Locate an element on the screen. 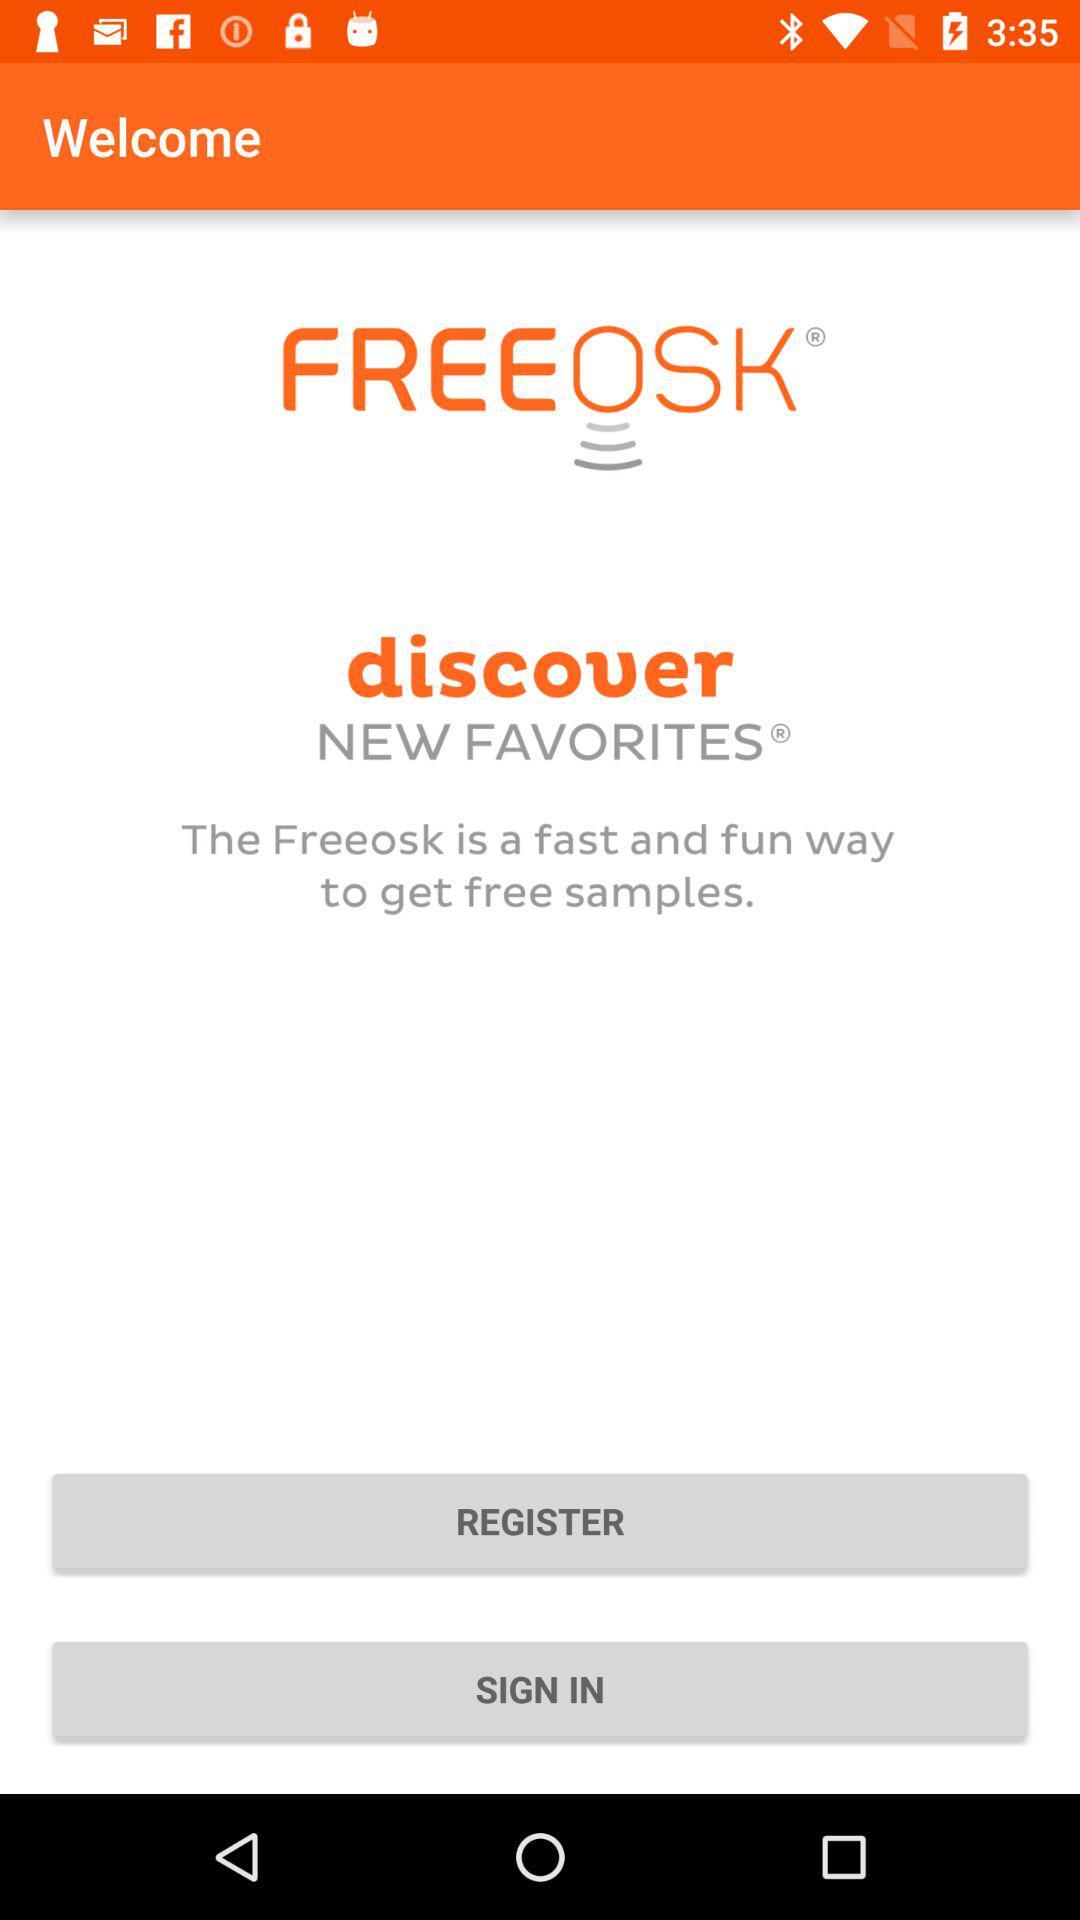  the icon above the sign in icon is located at coordinates (540, 1520).